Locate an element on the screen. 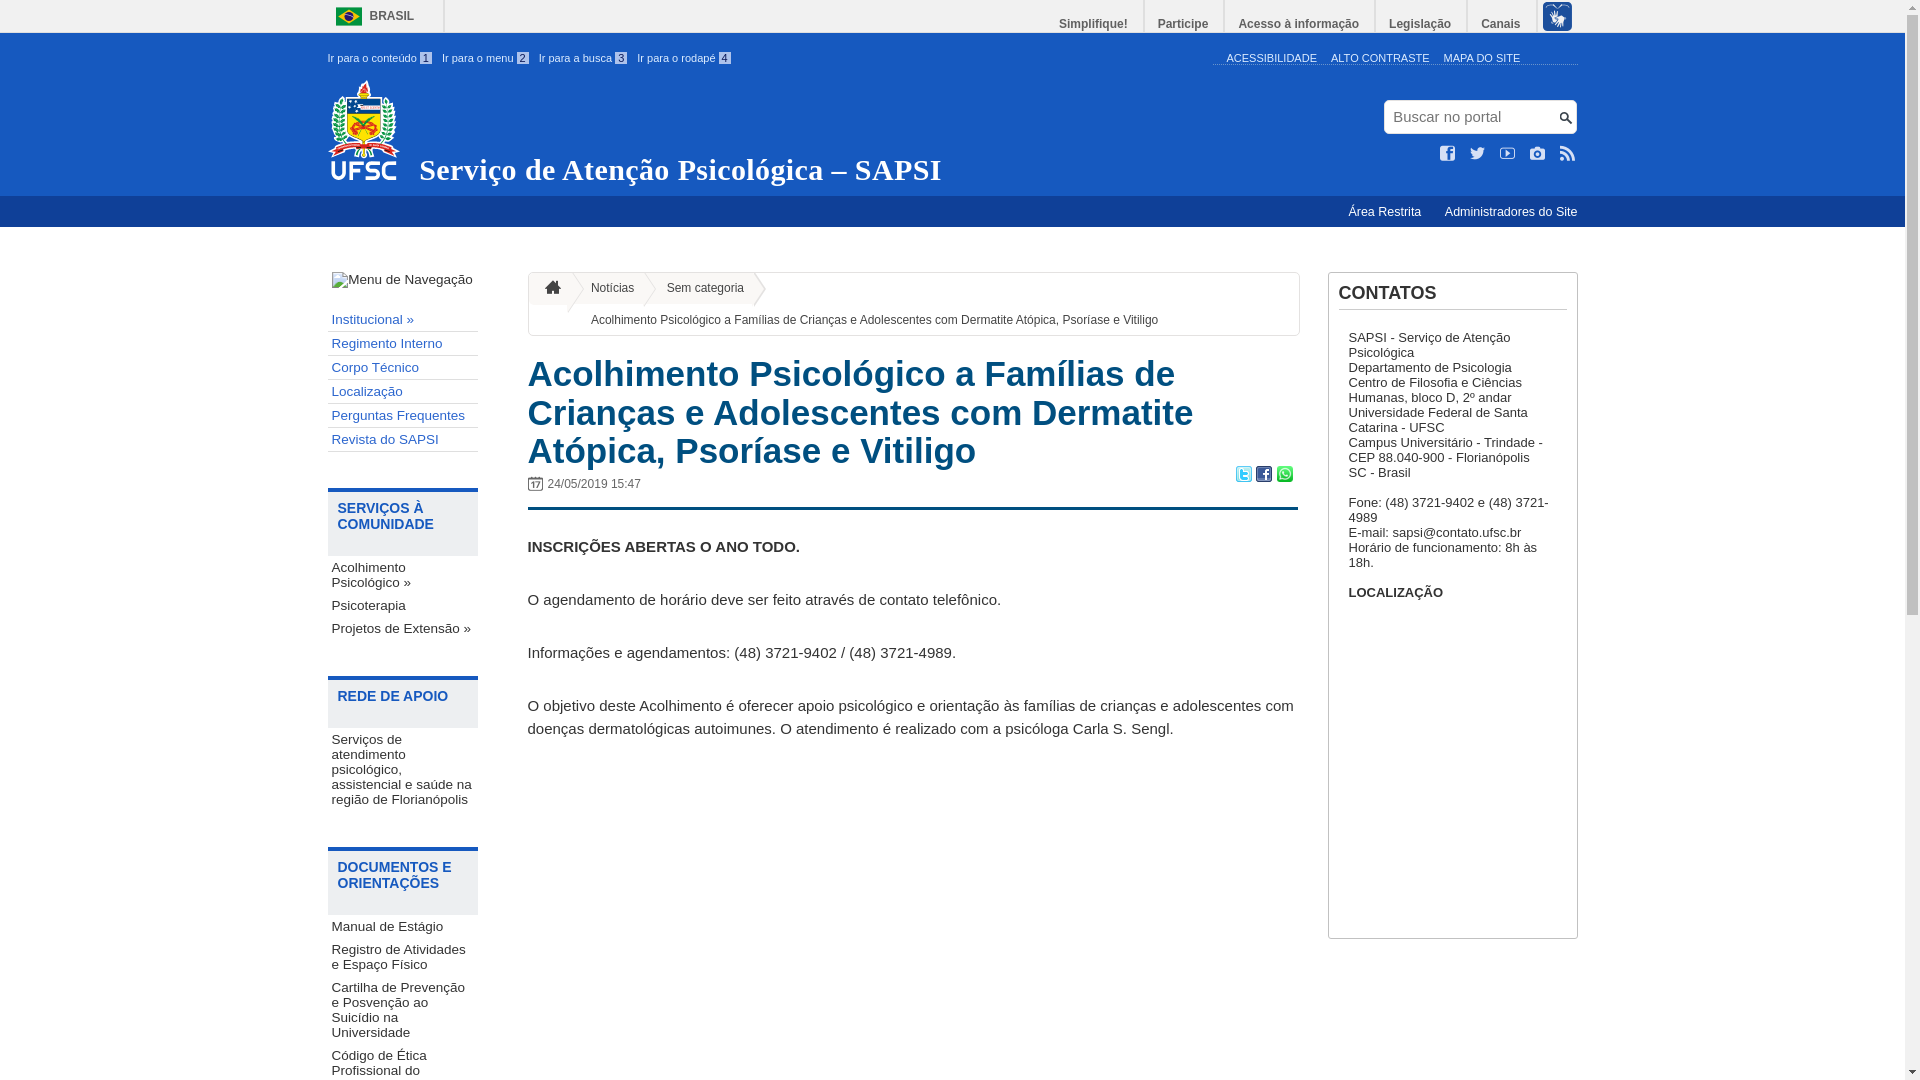 Image resolution: width=1920 pixels, height=1080 pixels. 'Revista do SAPSI' is located at coordinates (402, 438).